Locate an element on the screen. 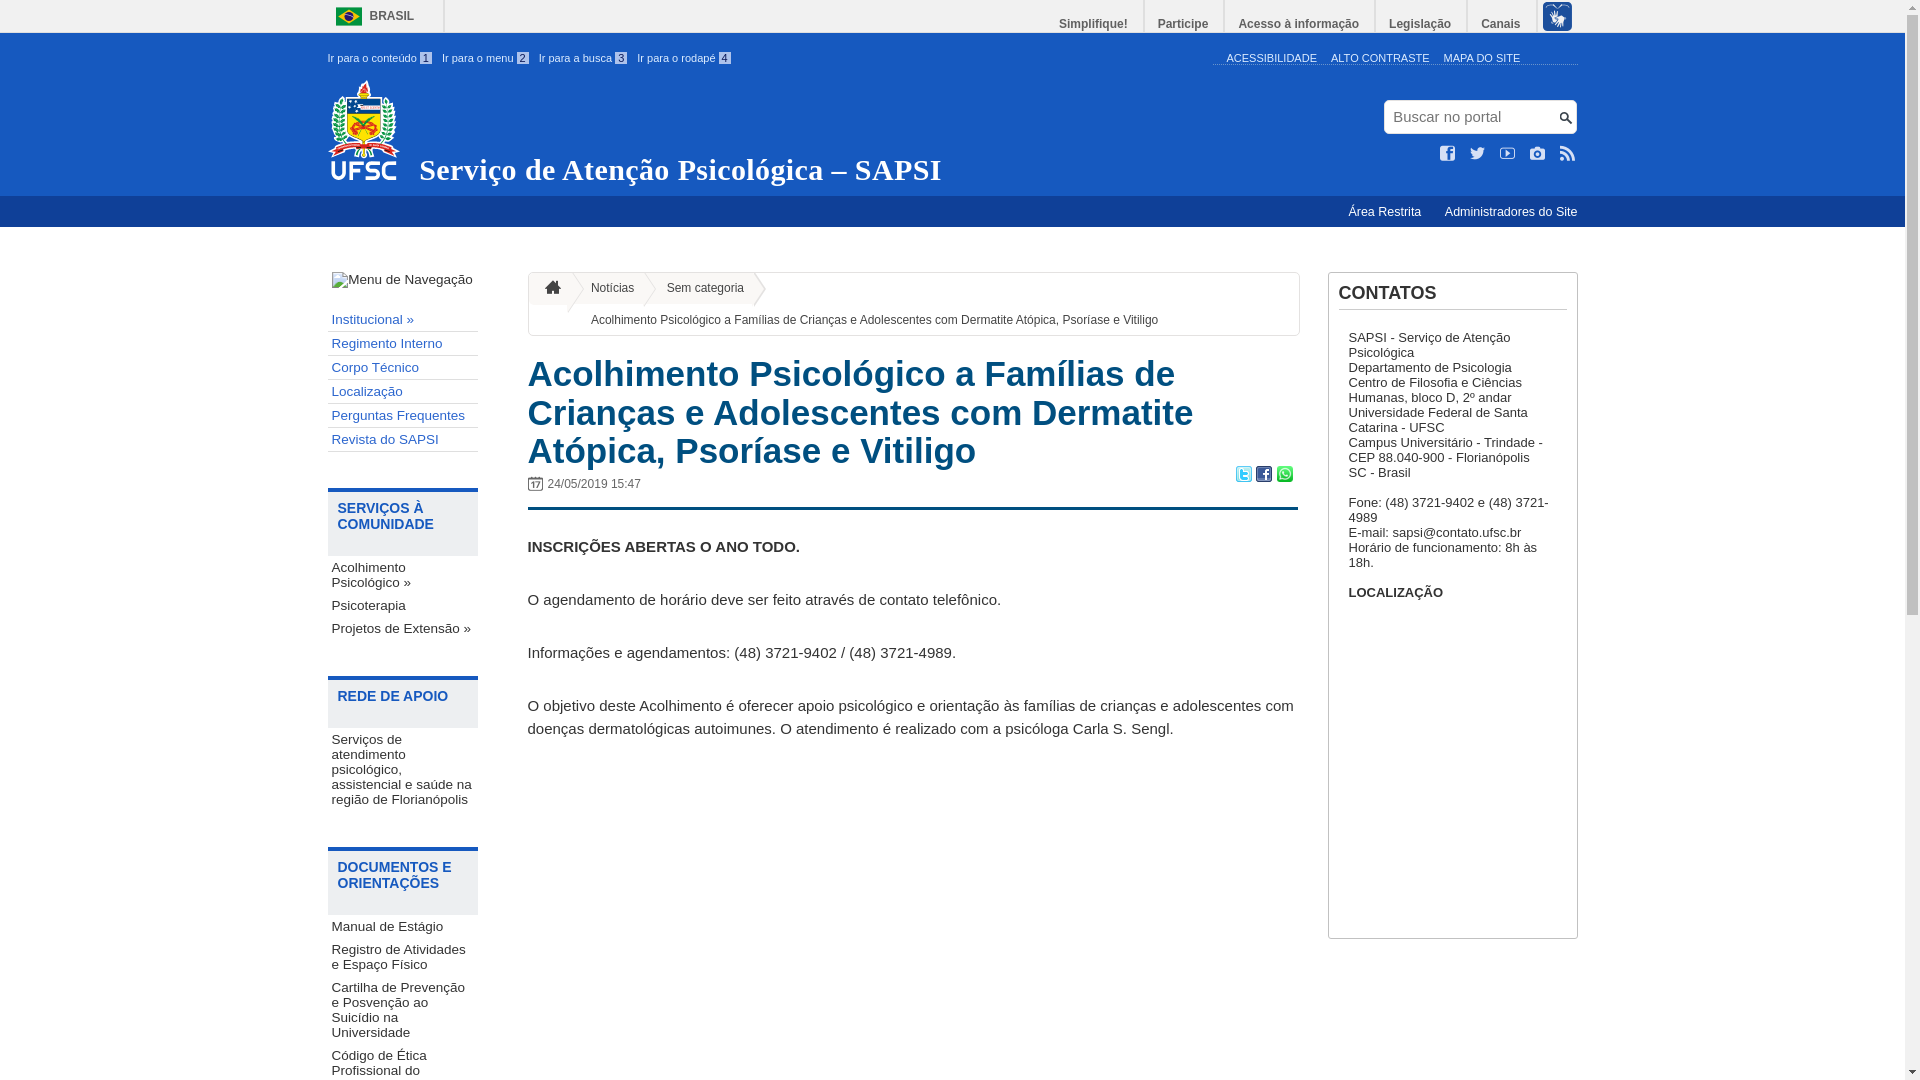 Image resolution: width=1920 pixels, height=1080 pixels. 'Revista do SAPSI' is located at coordinates (402, 438).